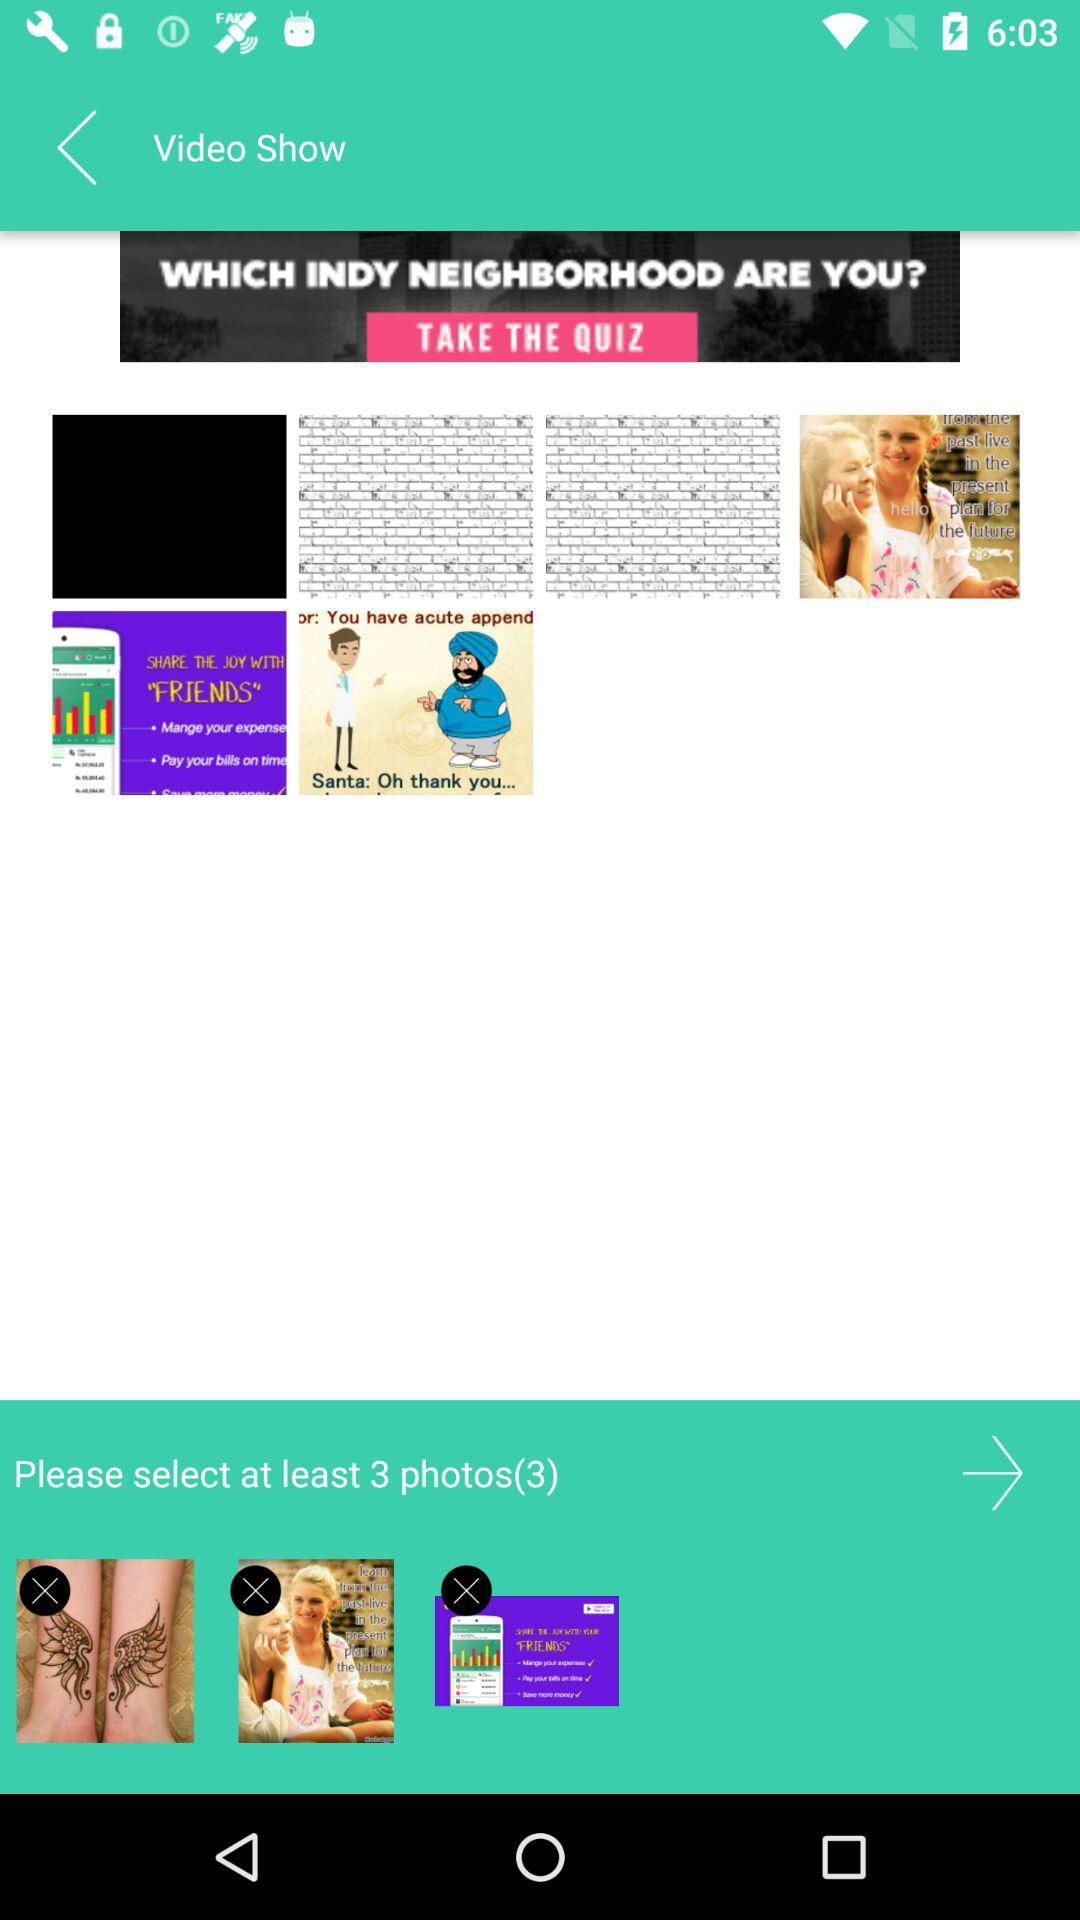 This screenshot has width=1080, height=1920. I want to click on close, so click(45, 1589).